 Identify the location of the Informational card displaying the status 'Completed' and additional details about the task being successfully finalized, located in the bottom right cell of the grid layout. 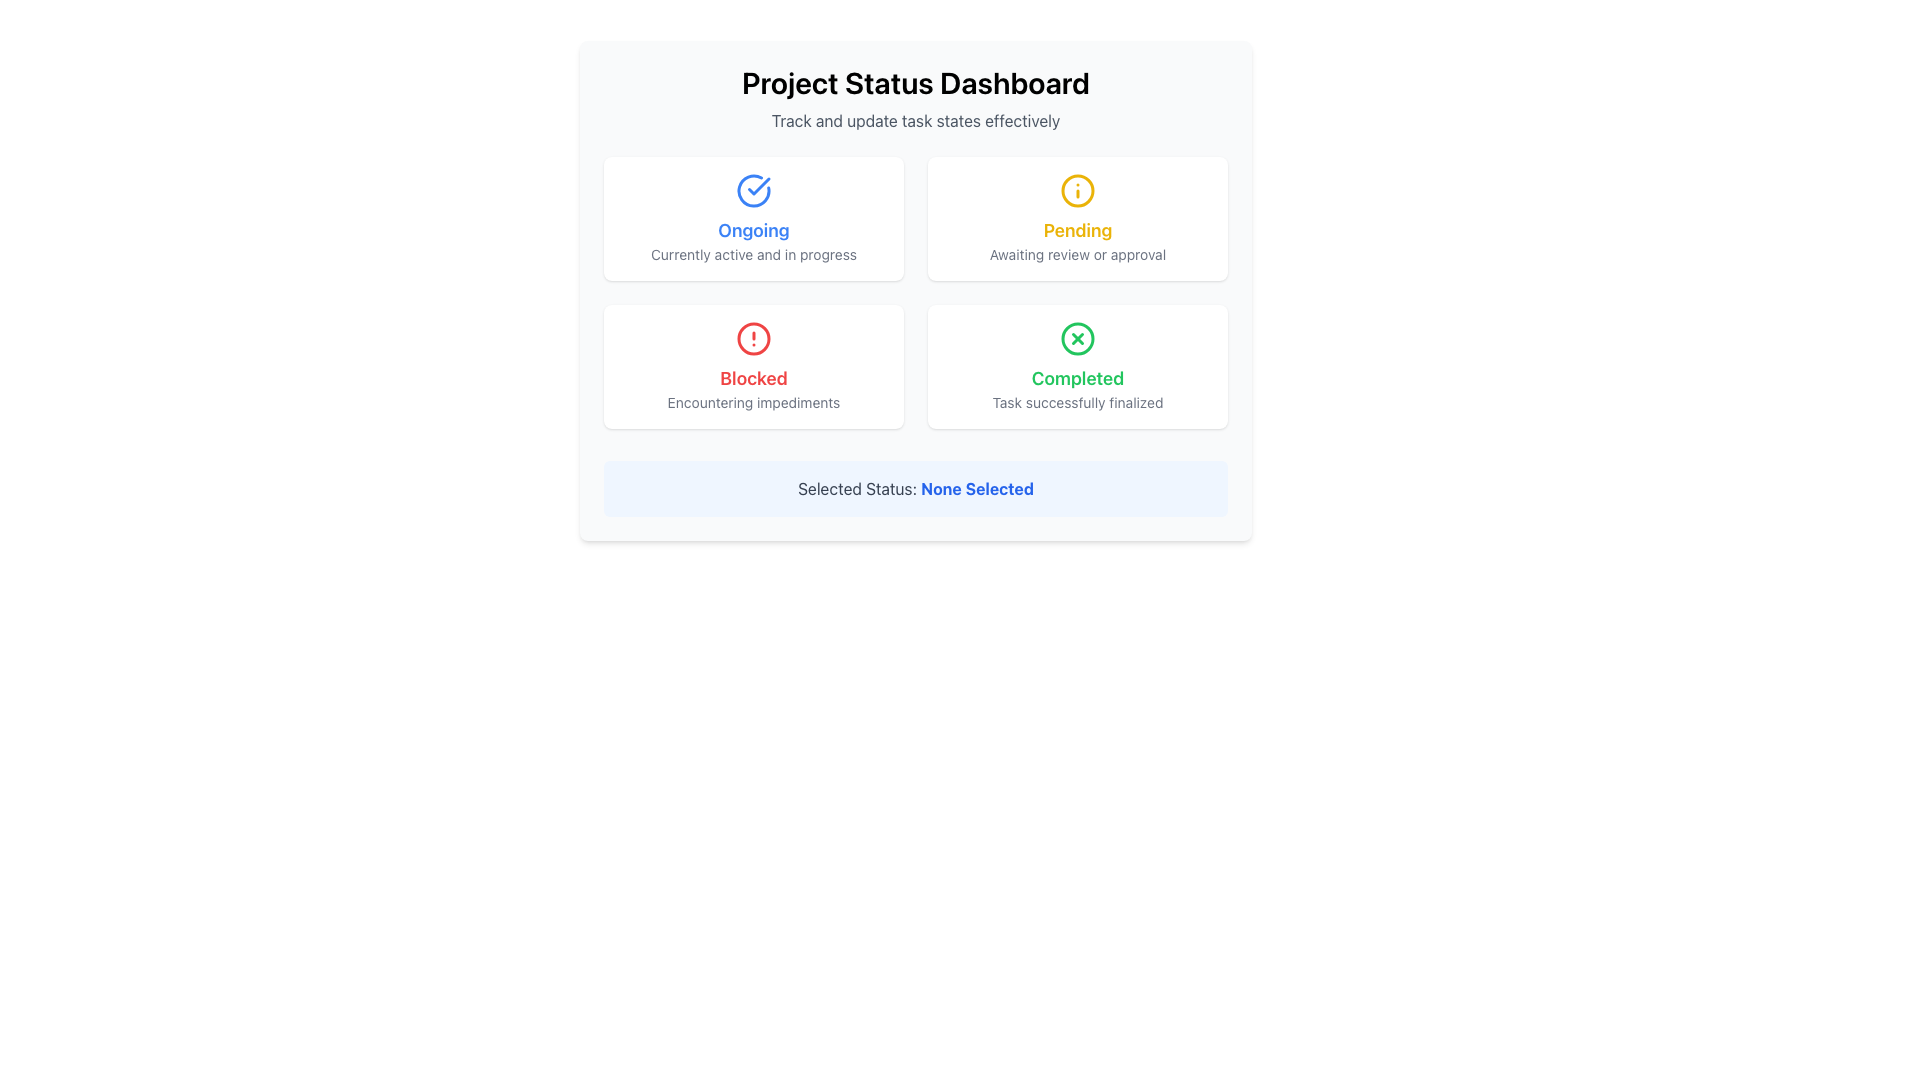
(1077, 366).